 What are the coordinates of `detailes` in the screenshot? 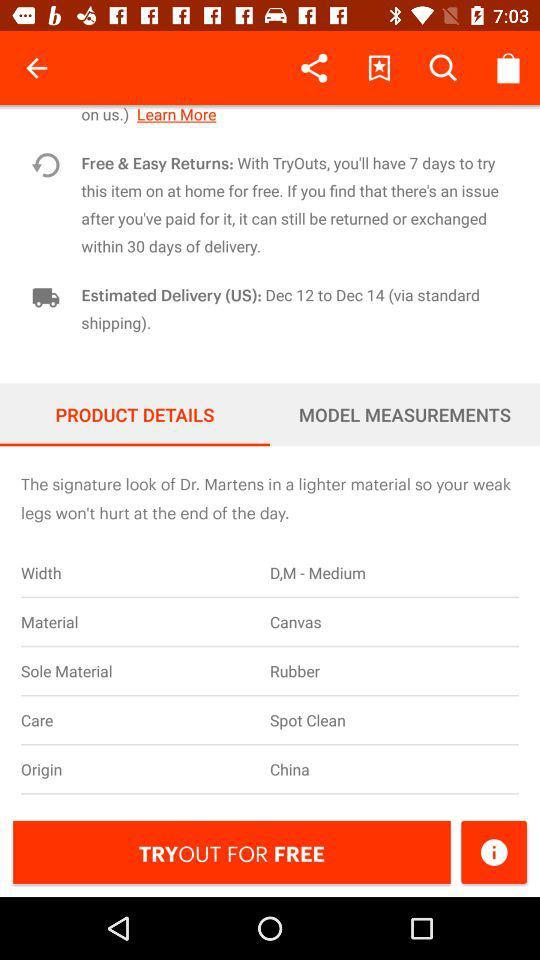 It's located at (493, 851).